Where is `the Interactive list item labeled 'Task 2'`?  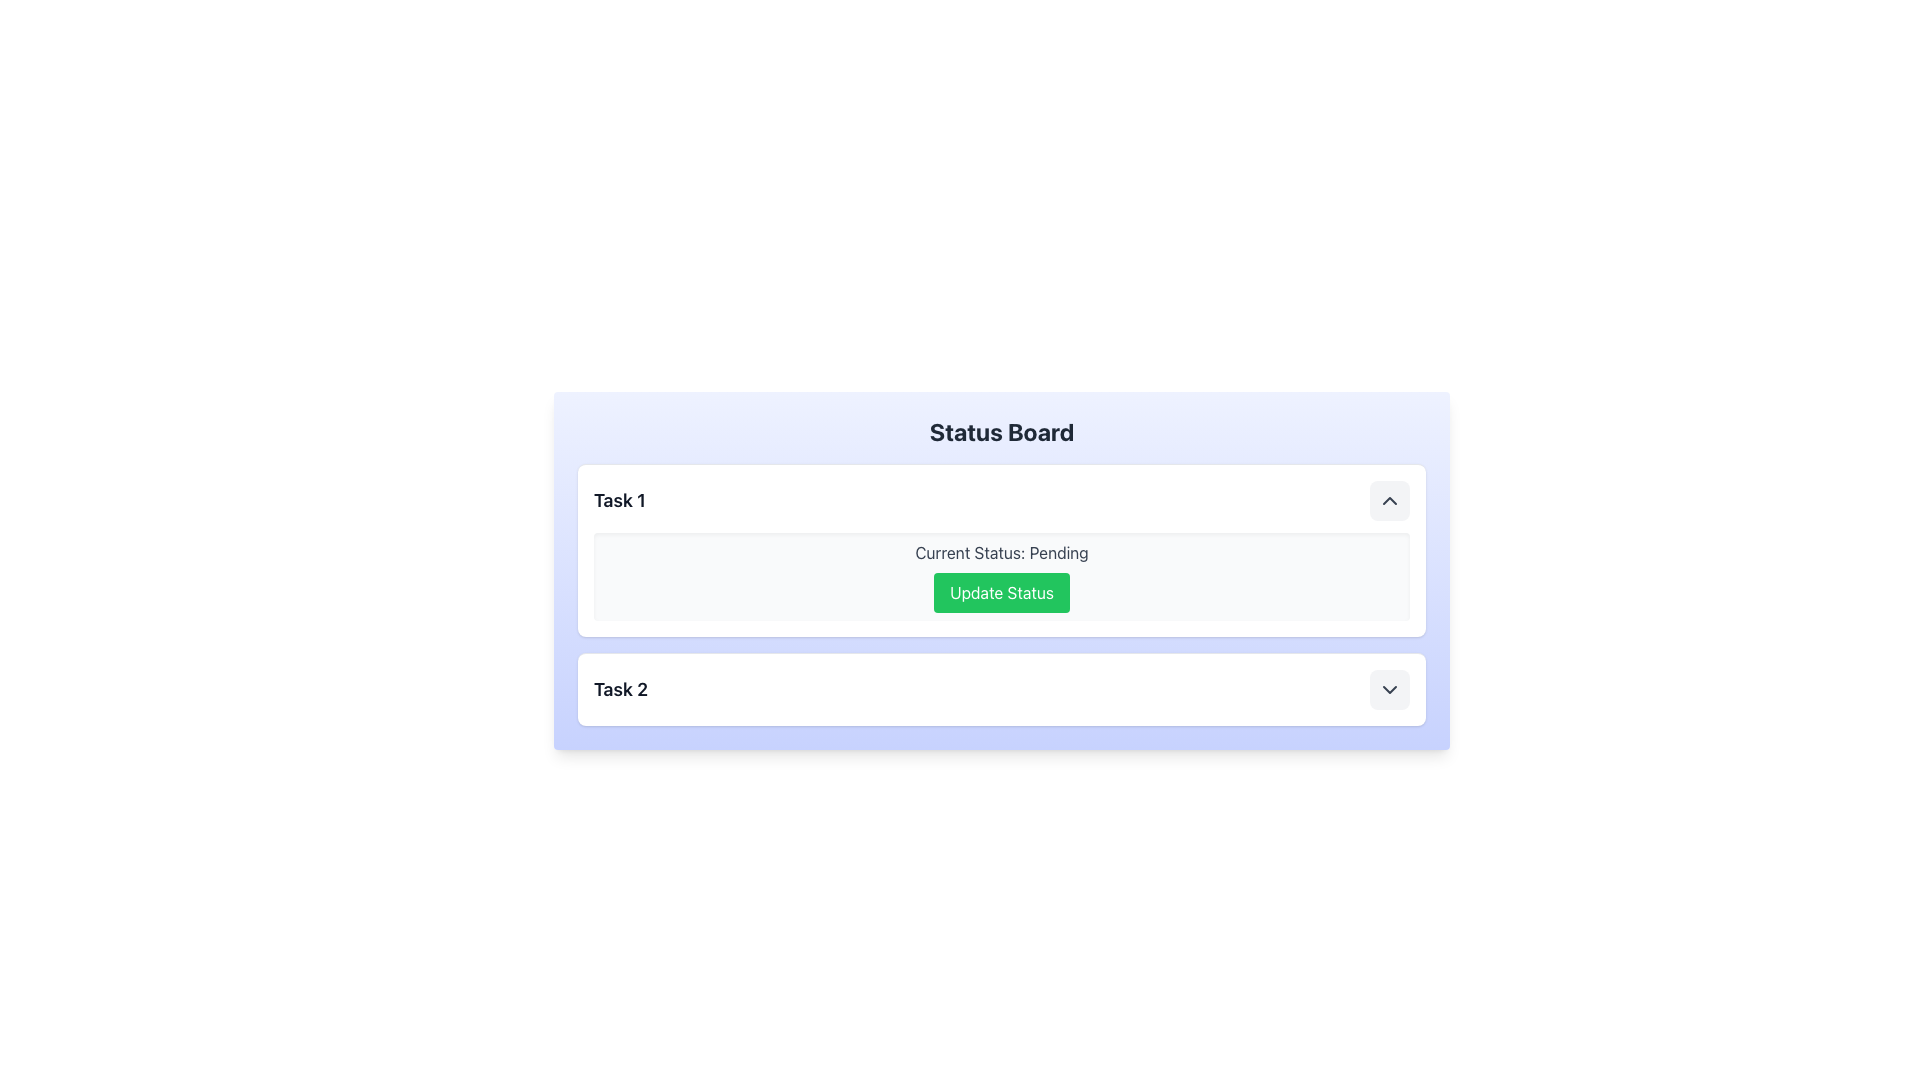
the Interactive list item labeled 'Task 2' is located at coordinates (1002, 689).